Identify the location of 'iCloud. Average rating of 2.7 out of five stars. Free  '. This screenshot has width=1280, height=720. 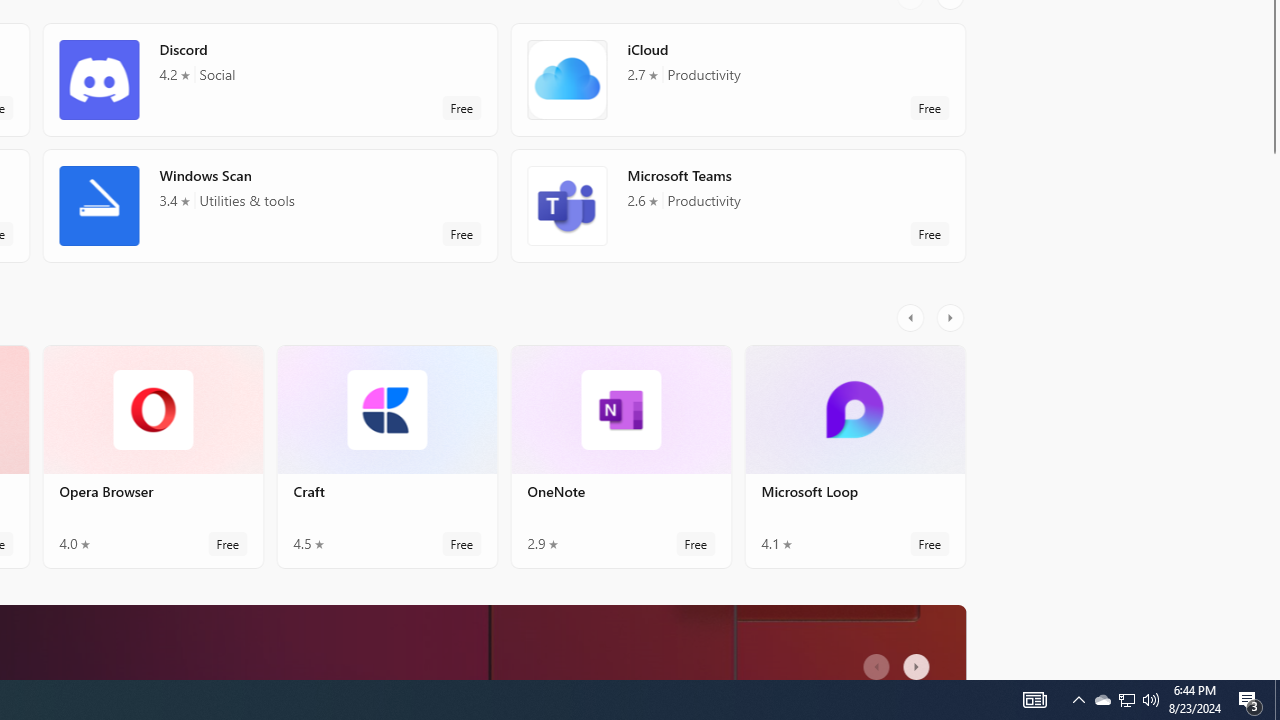
(736, 78).